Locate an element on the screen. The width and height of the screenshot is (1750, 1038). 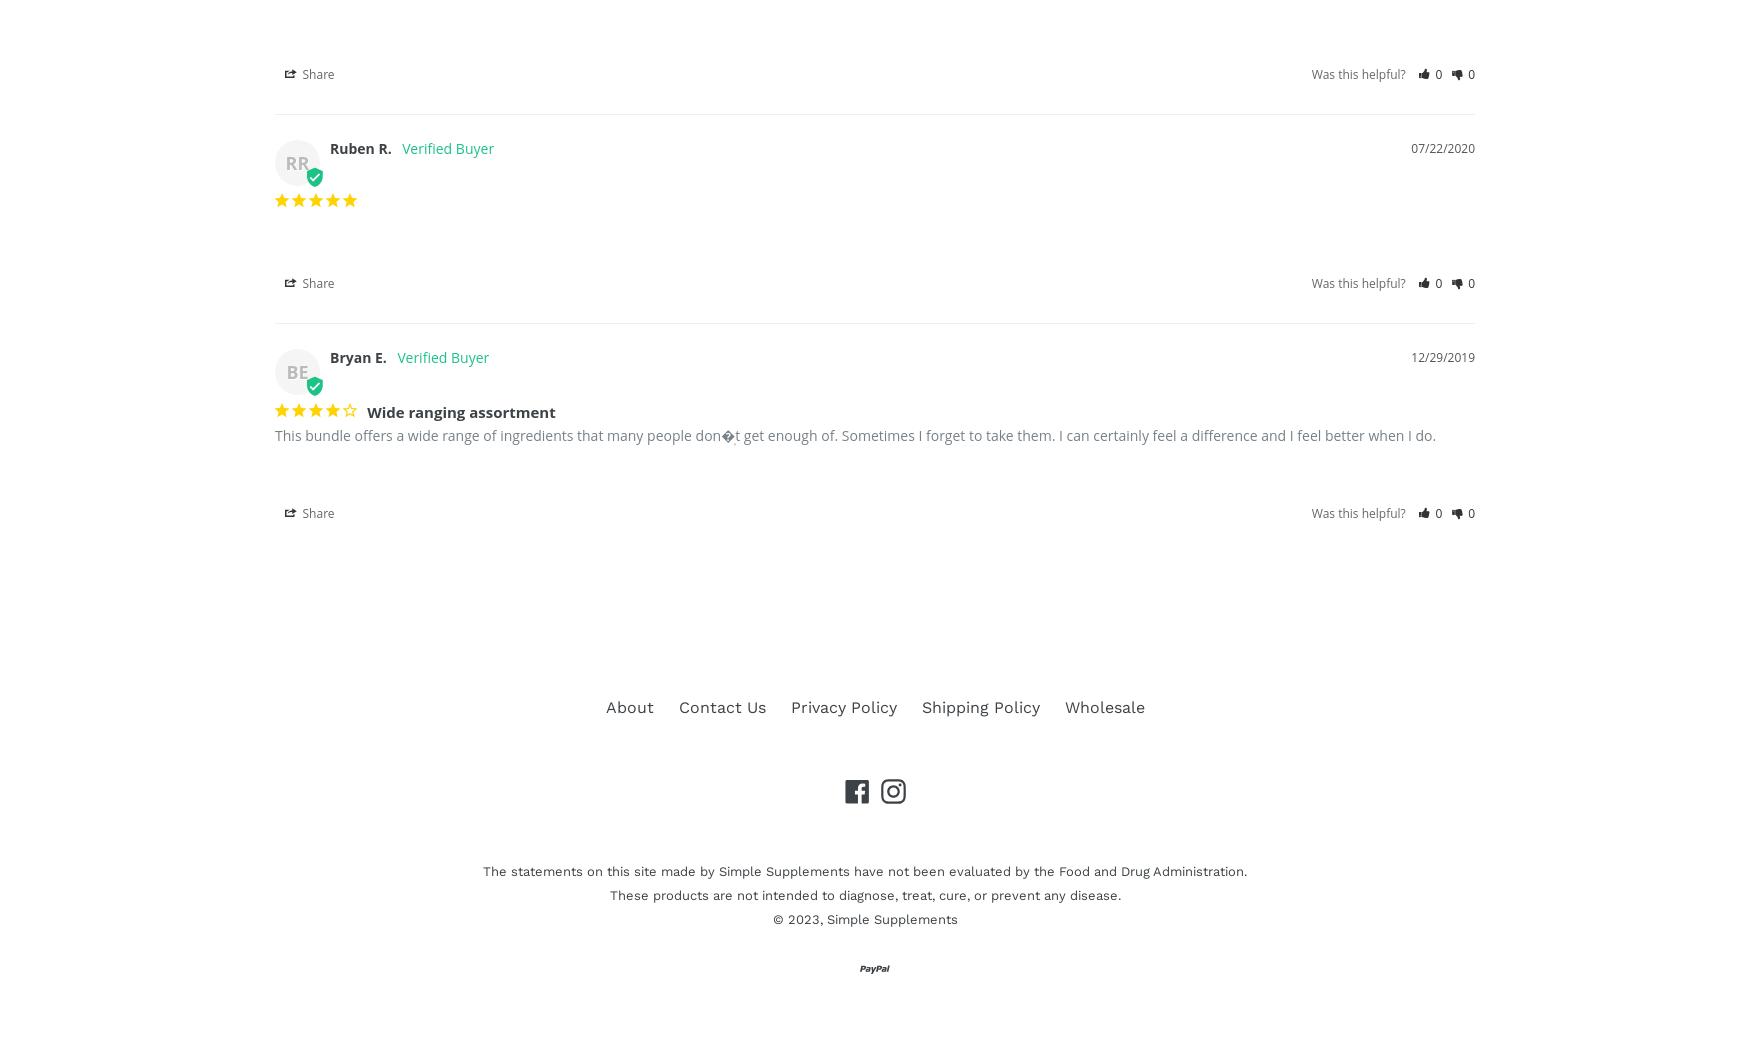
'RR' is located at coordinates (295, 161).